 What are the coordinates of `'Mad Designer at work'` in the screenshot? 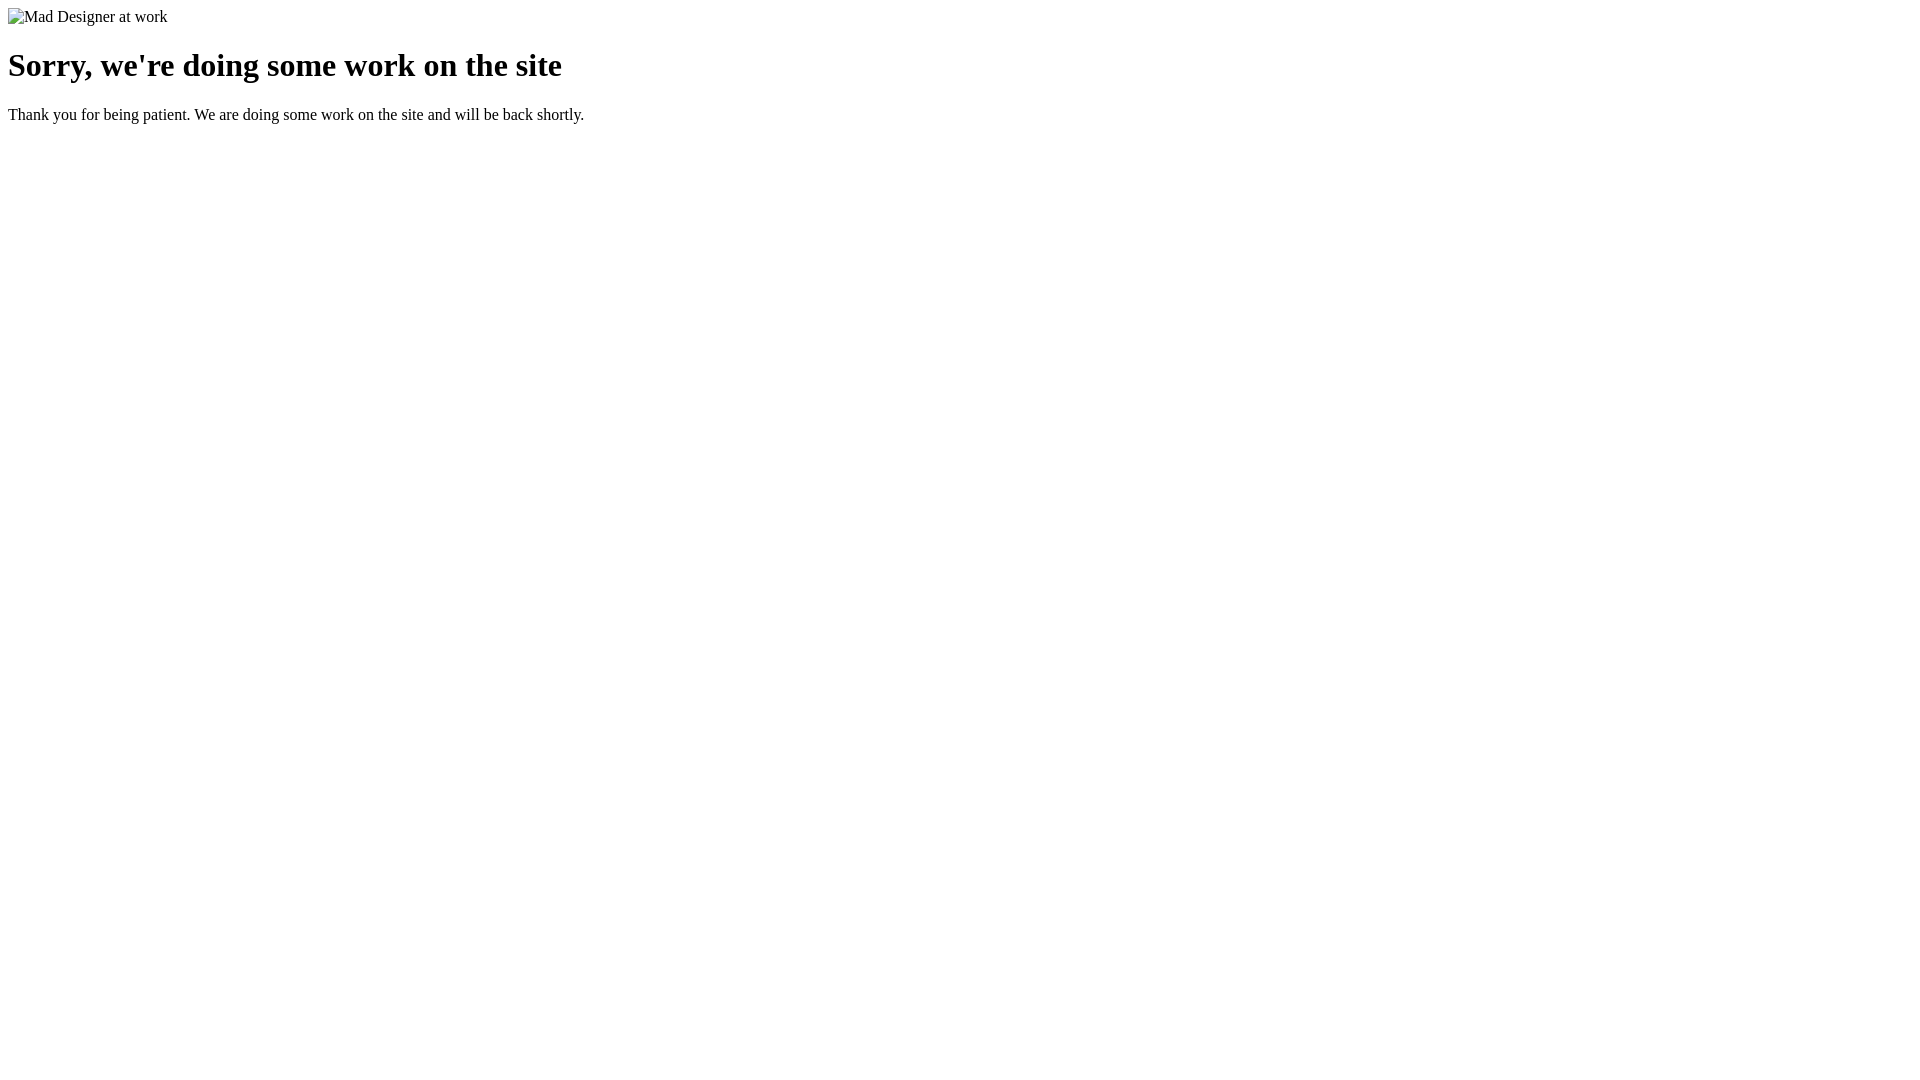 It's located at (8, 16).